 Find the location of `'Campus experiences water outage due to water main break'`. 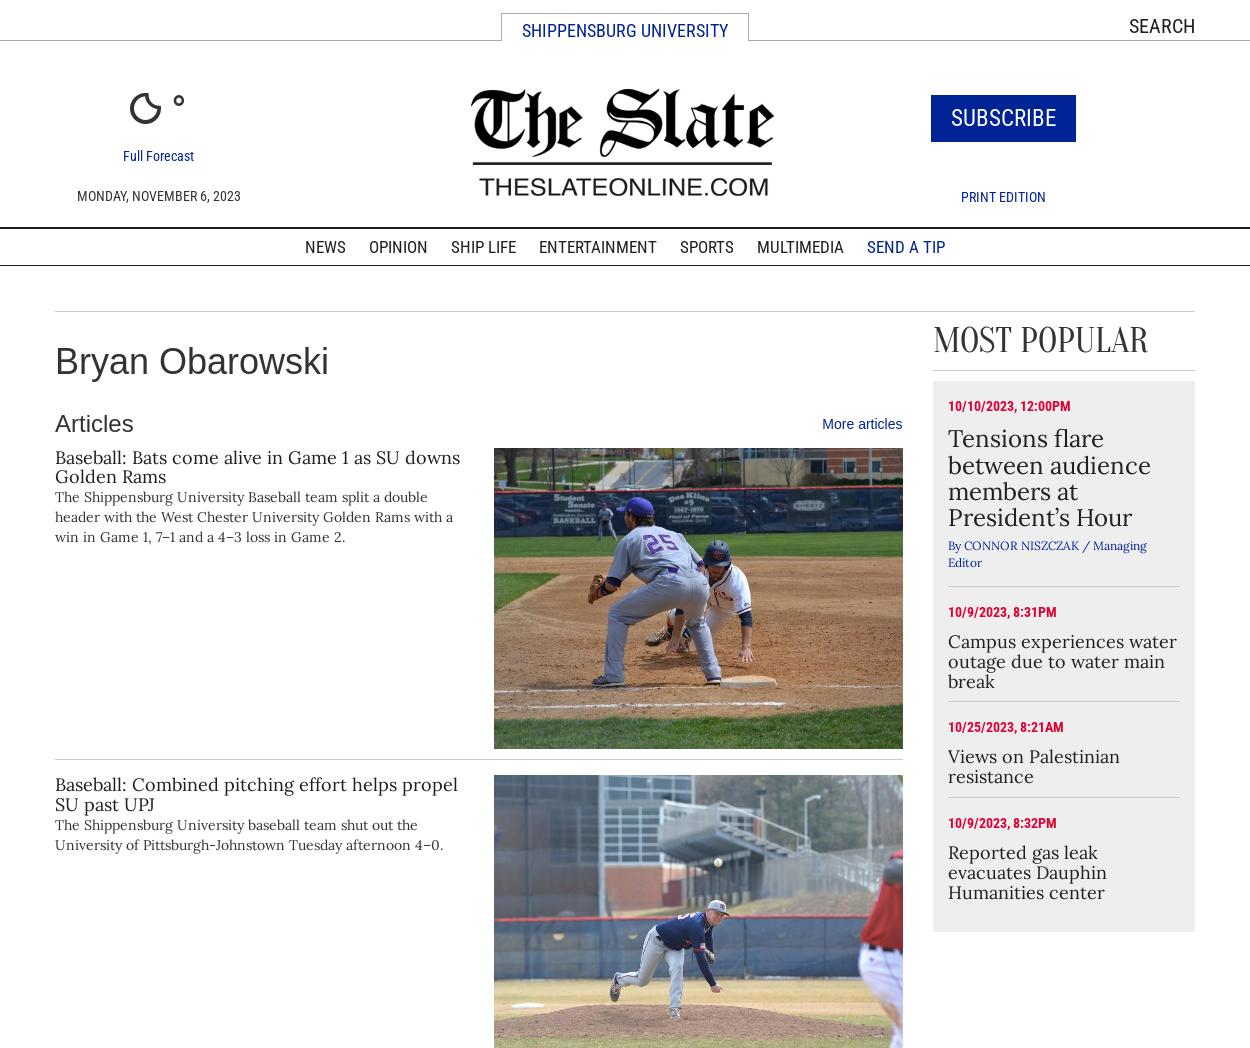

'Campus experiences water outage due to water main break' is located at coordinates (1061, 660).